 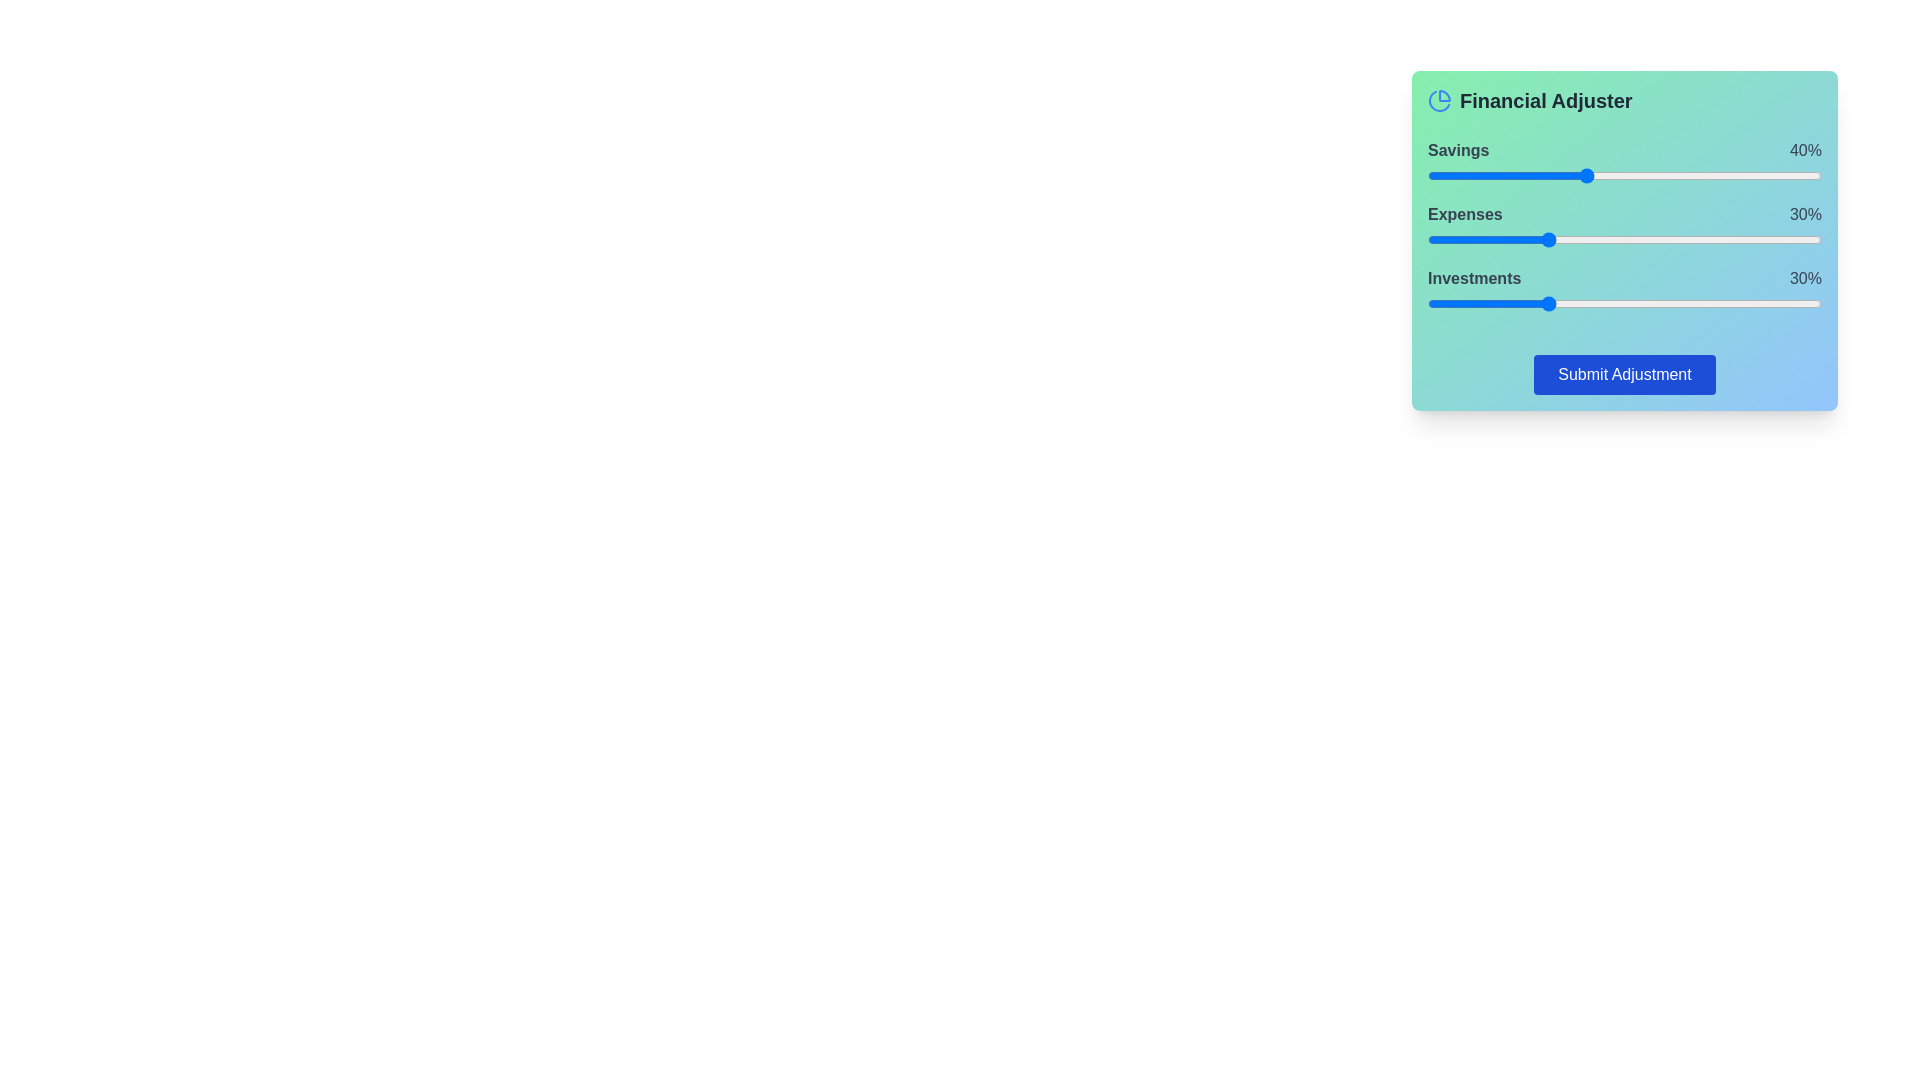 What do you see at coordinates (1652, 304) in the screenshot?
I see `the Investments slider to set the percentage to 57` at bounding box center [1652, 304].